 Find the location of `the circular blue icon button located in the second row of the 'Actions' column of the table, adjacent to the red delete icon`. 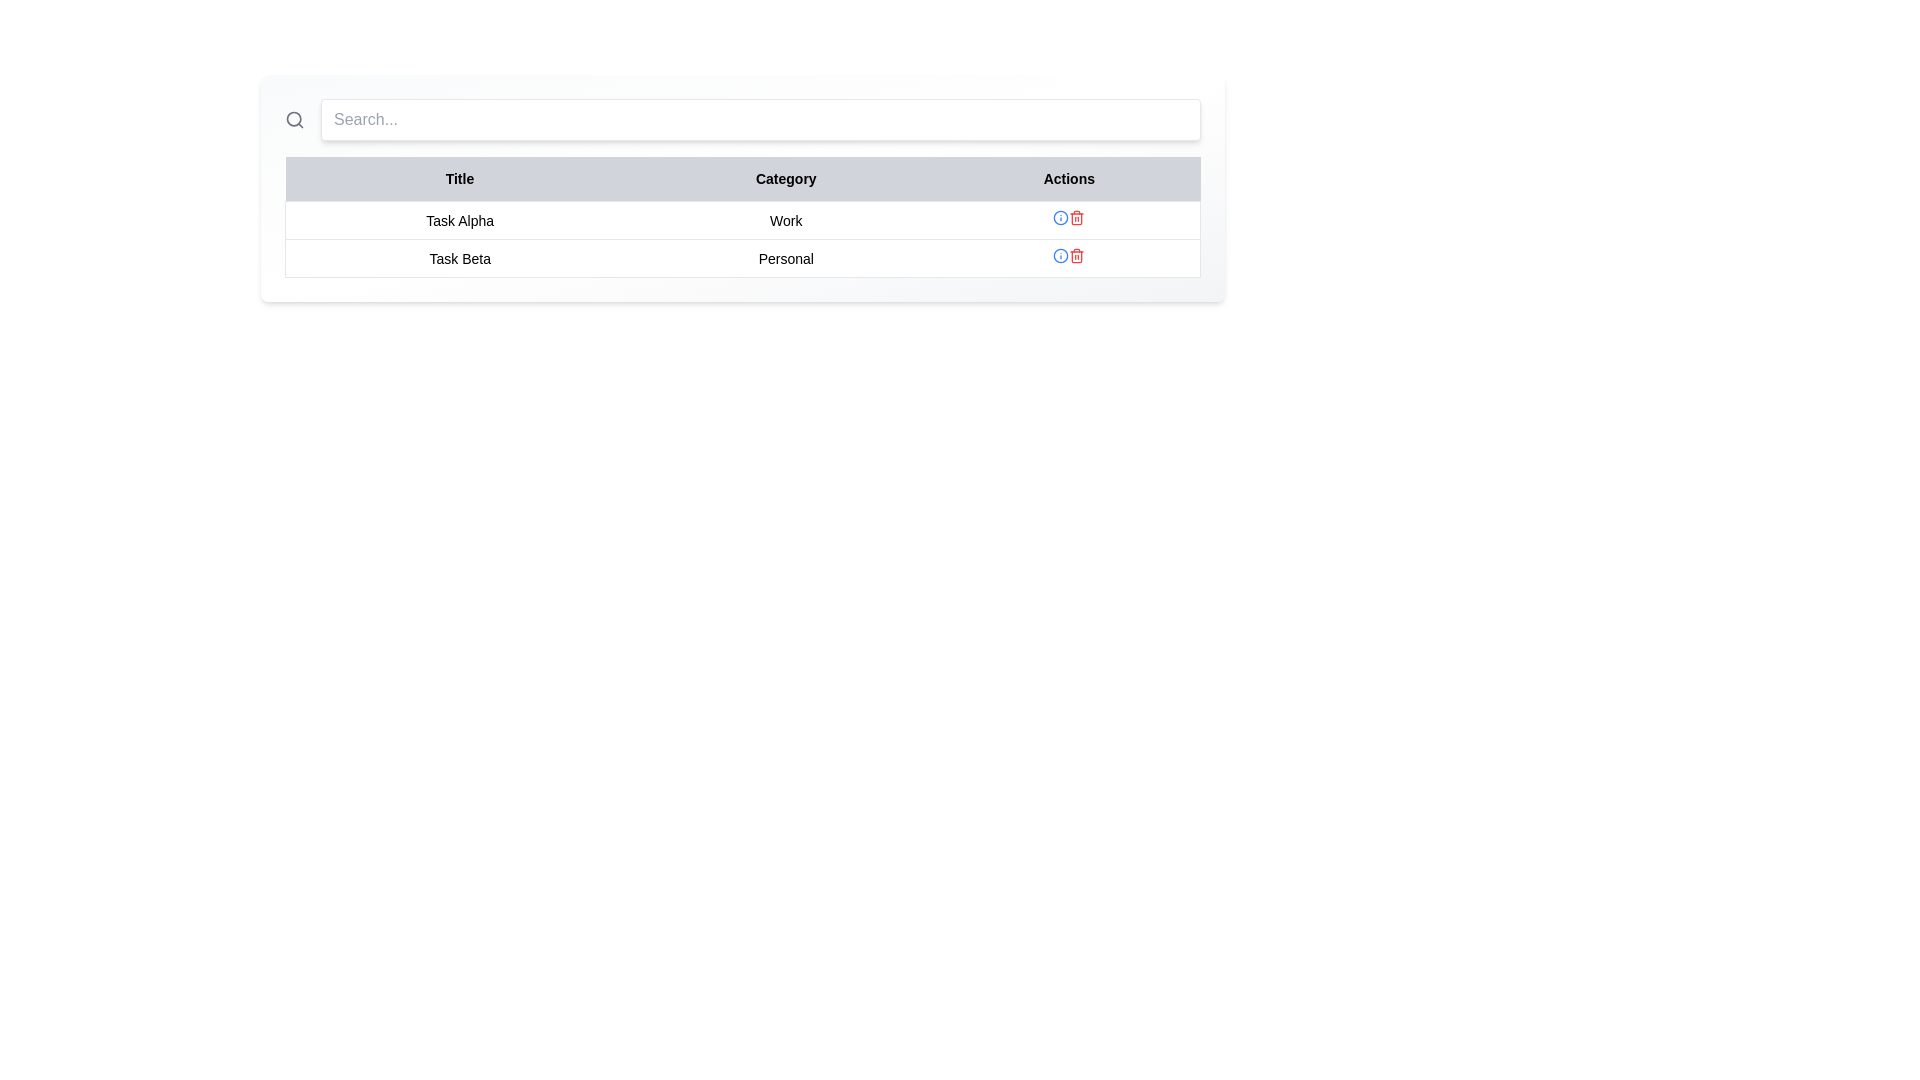

the circular blue icon button located in the second row of the 'Actions' column of the table, adjacent to the red delete icon is located at coordinates (1060, 218).